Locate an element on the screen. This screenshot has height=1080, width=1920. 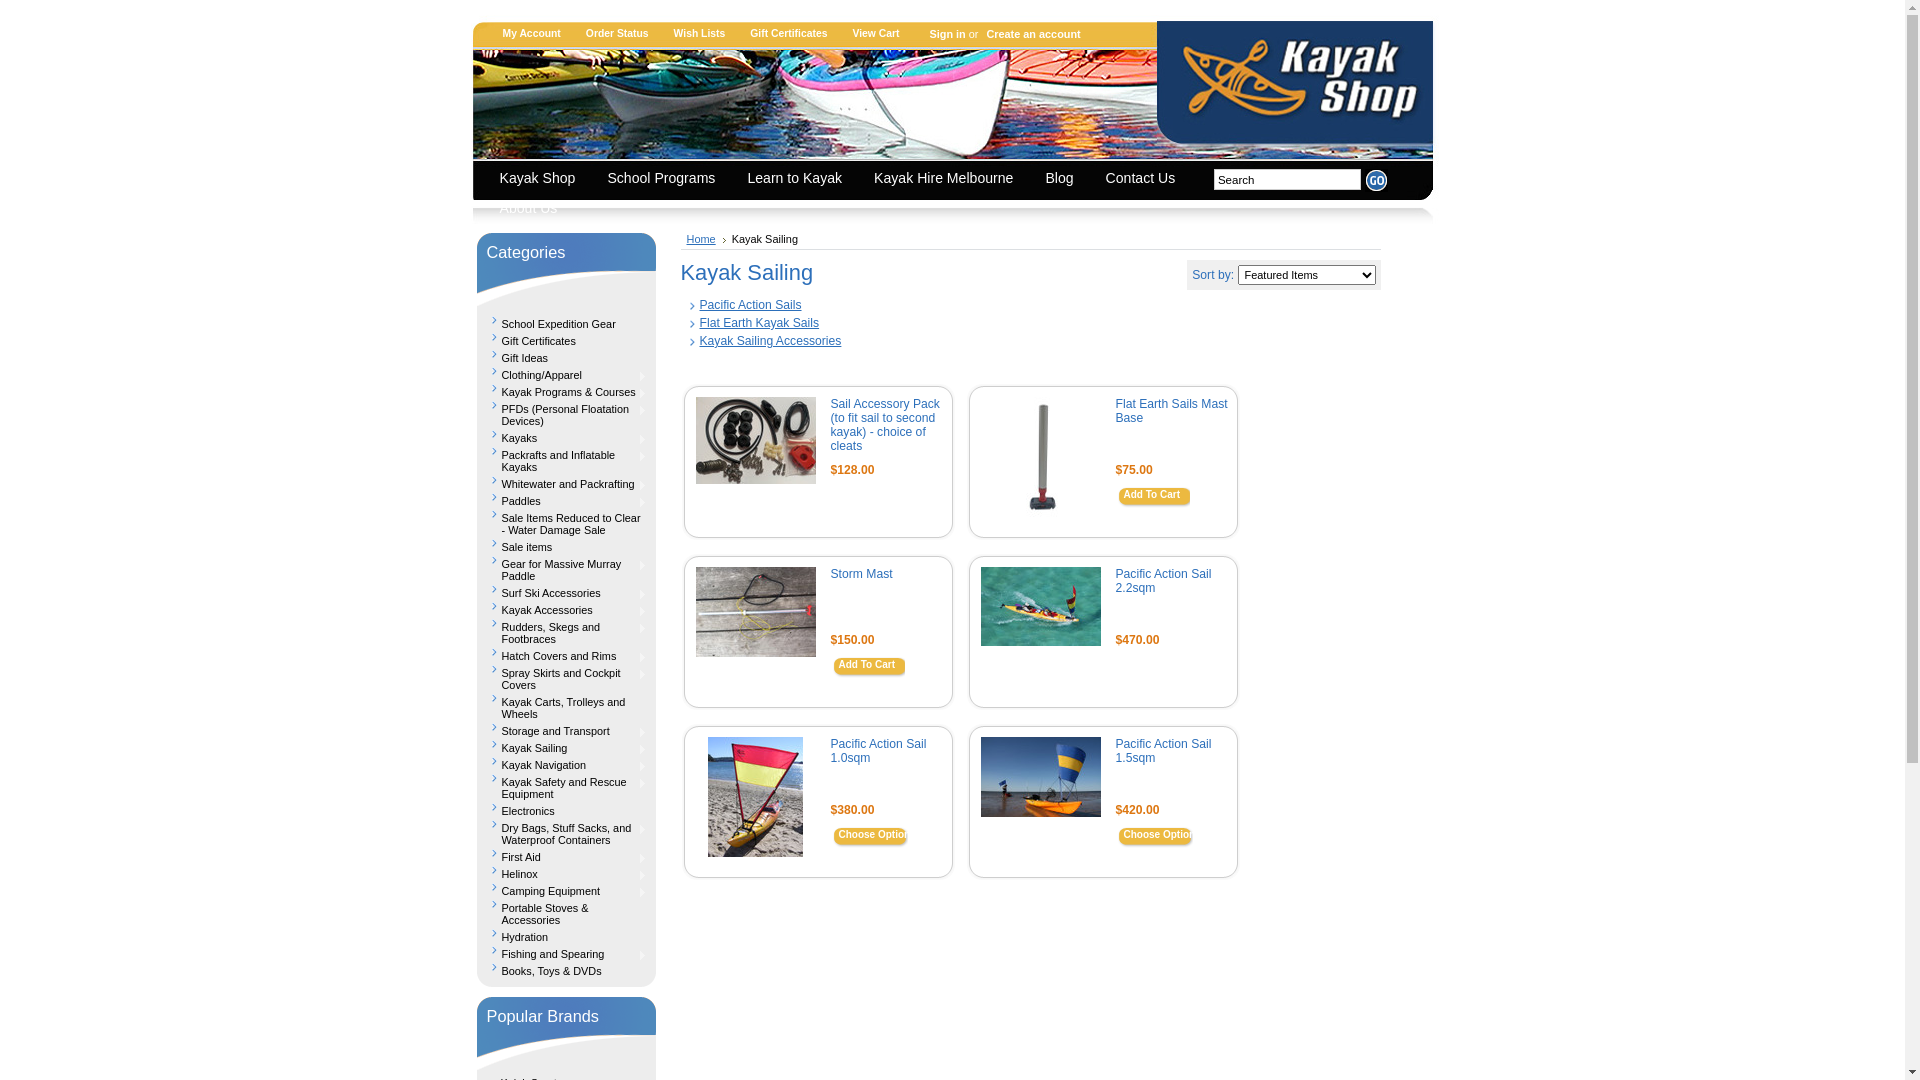
'View Cart' is located at coordinates (882, 33).